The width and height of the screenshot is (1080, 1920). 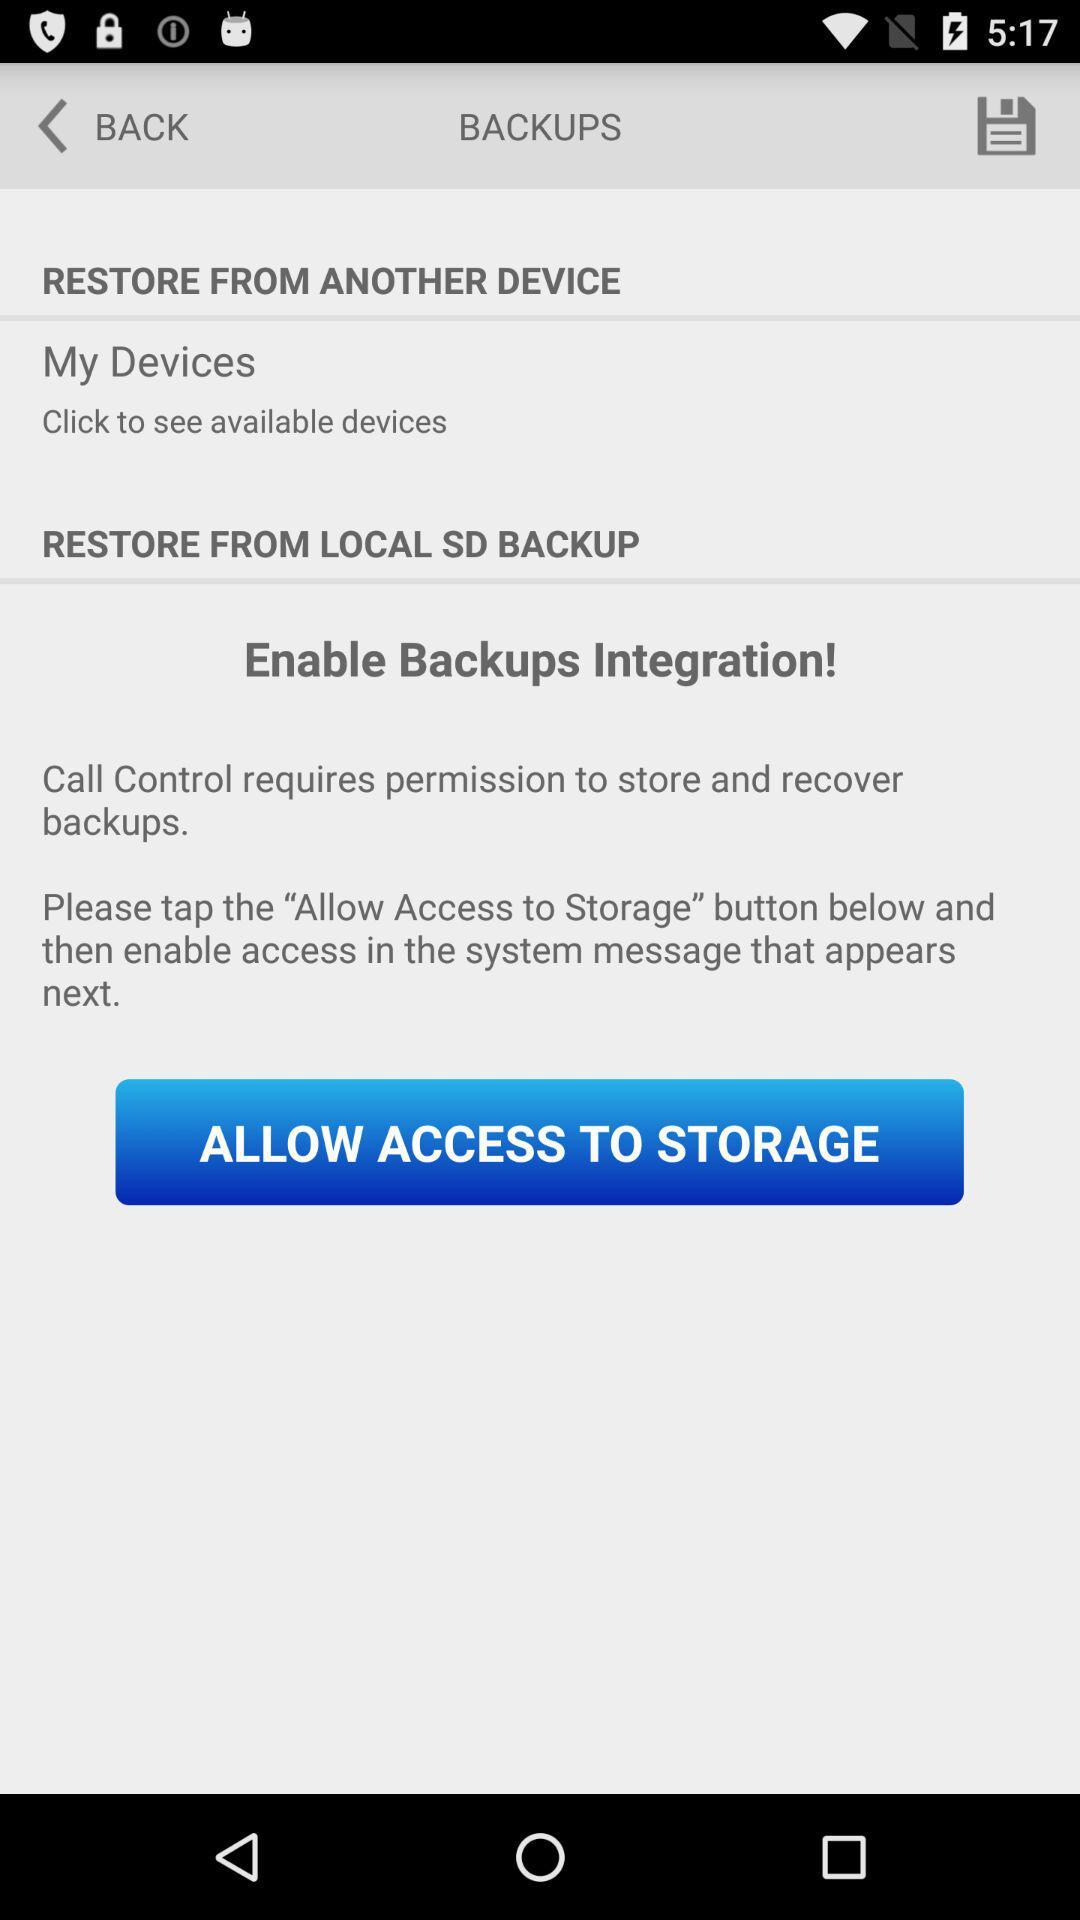 What do you see at coordinates (1006, 124) in the screenshot?
I see `the item to the right of backups` at bounding box center [1006, 124].